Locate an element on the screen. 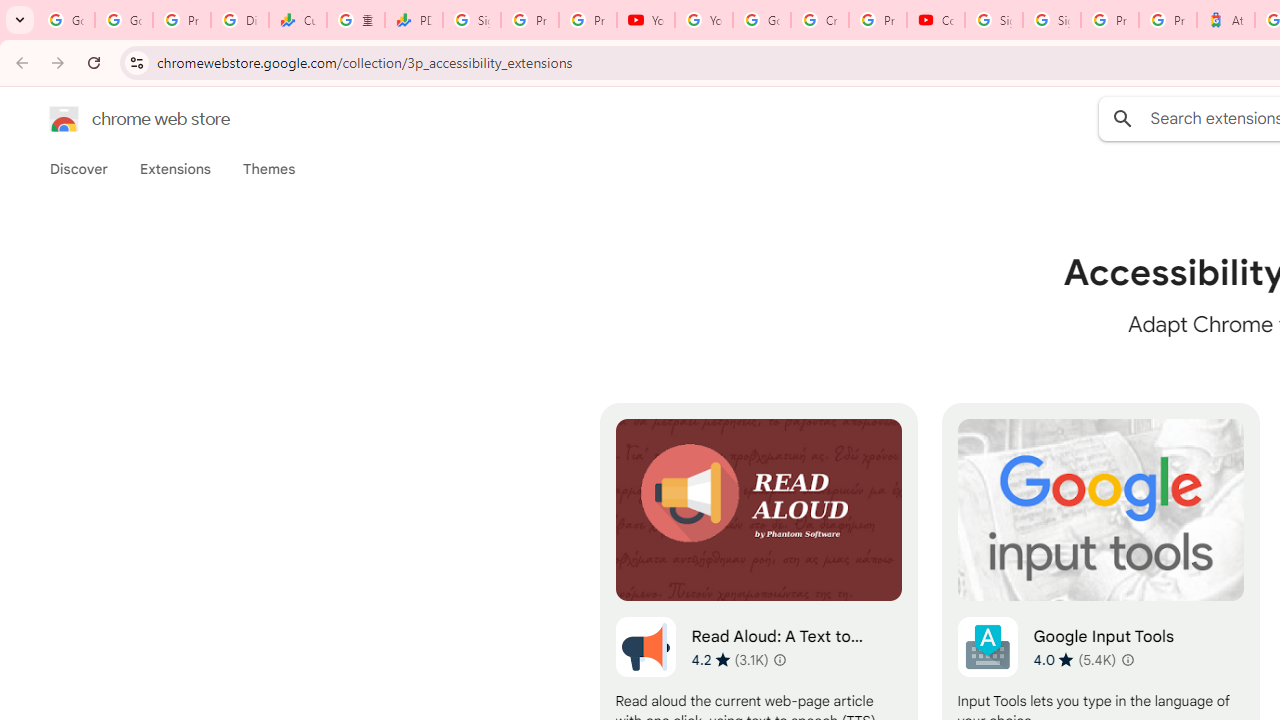 This screenshot has width=1280, height=720. 'Themes' is located at coordinates (268, 168).